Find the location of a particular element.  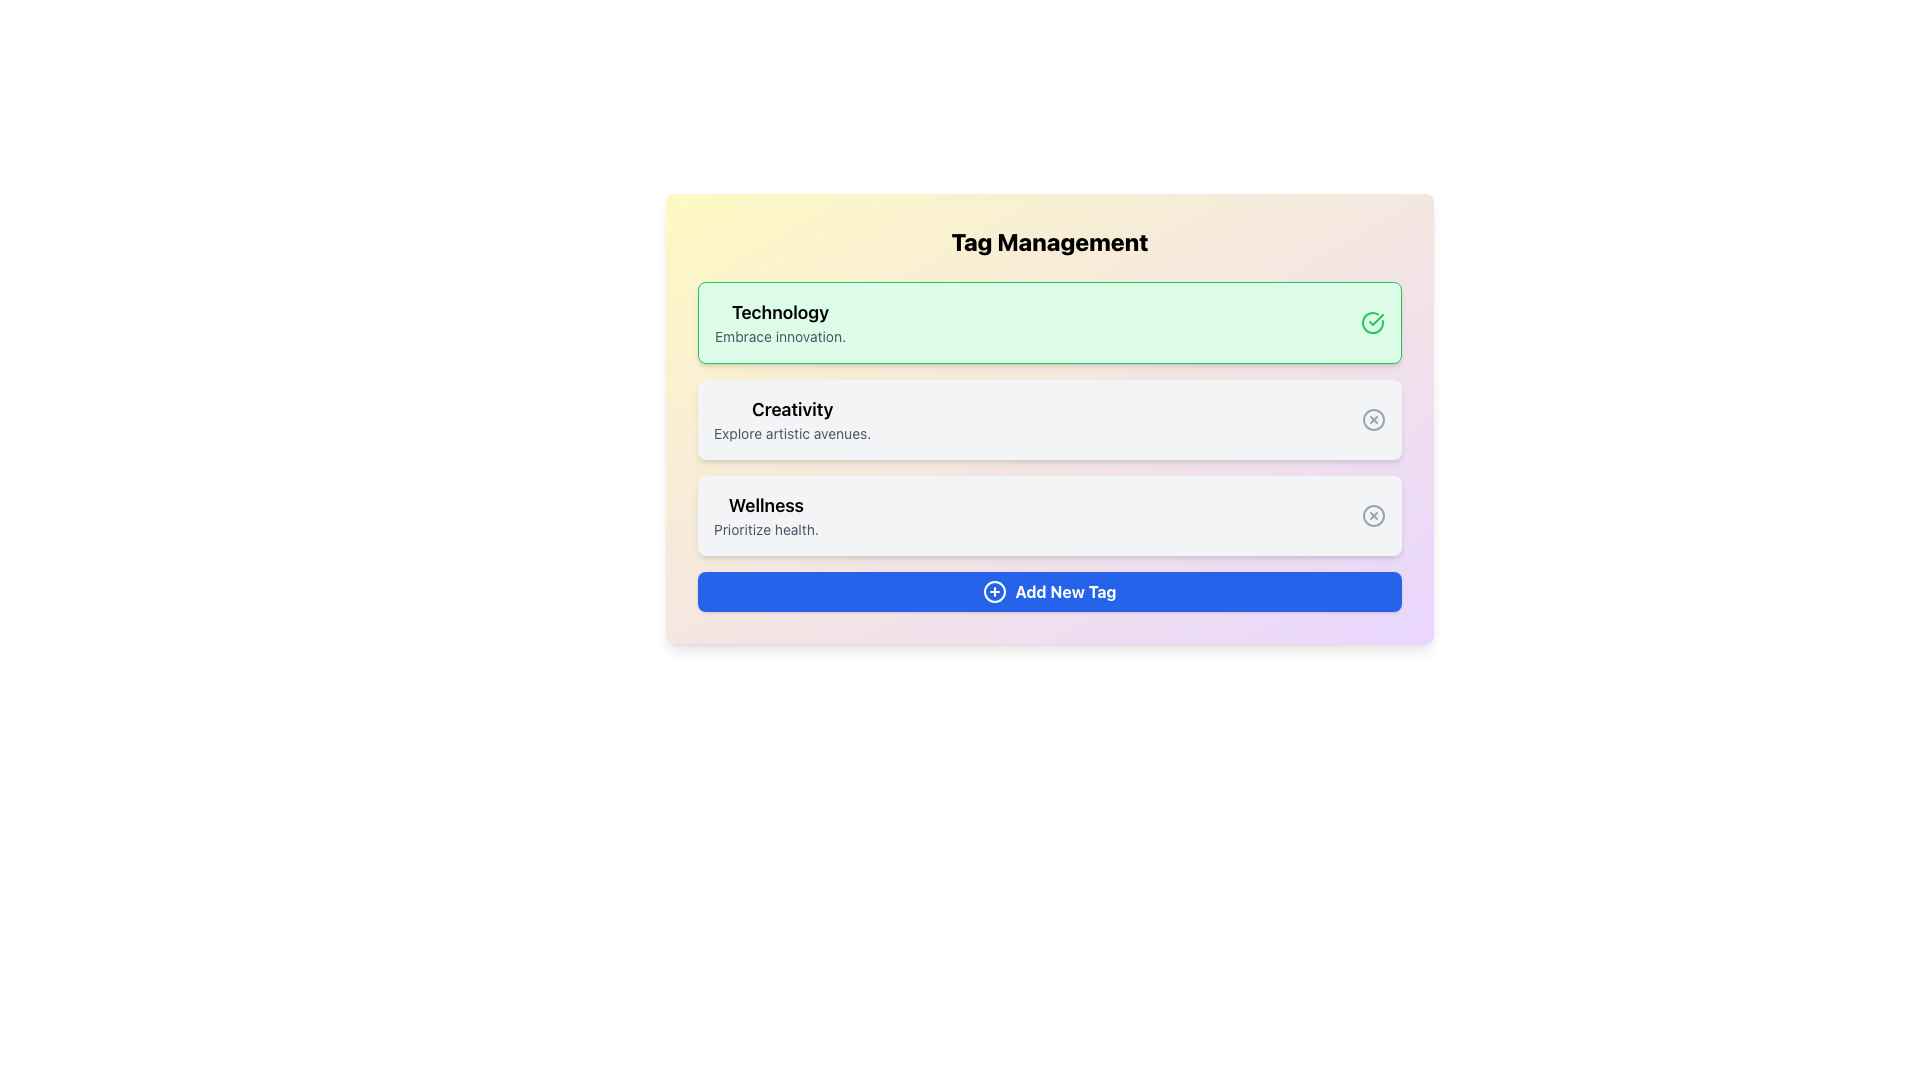

the text label that serves as the descriptive subtitle for the 'Creativity' section is located at coordinates (791, 433).